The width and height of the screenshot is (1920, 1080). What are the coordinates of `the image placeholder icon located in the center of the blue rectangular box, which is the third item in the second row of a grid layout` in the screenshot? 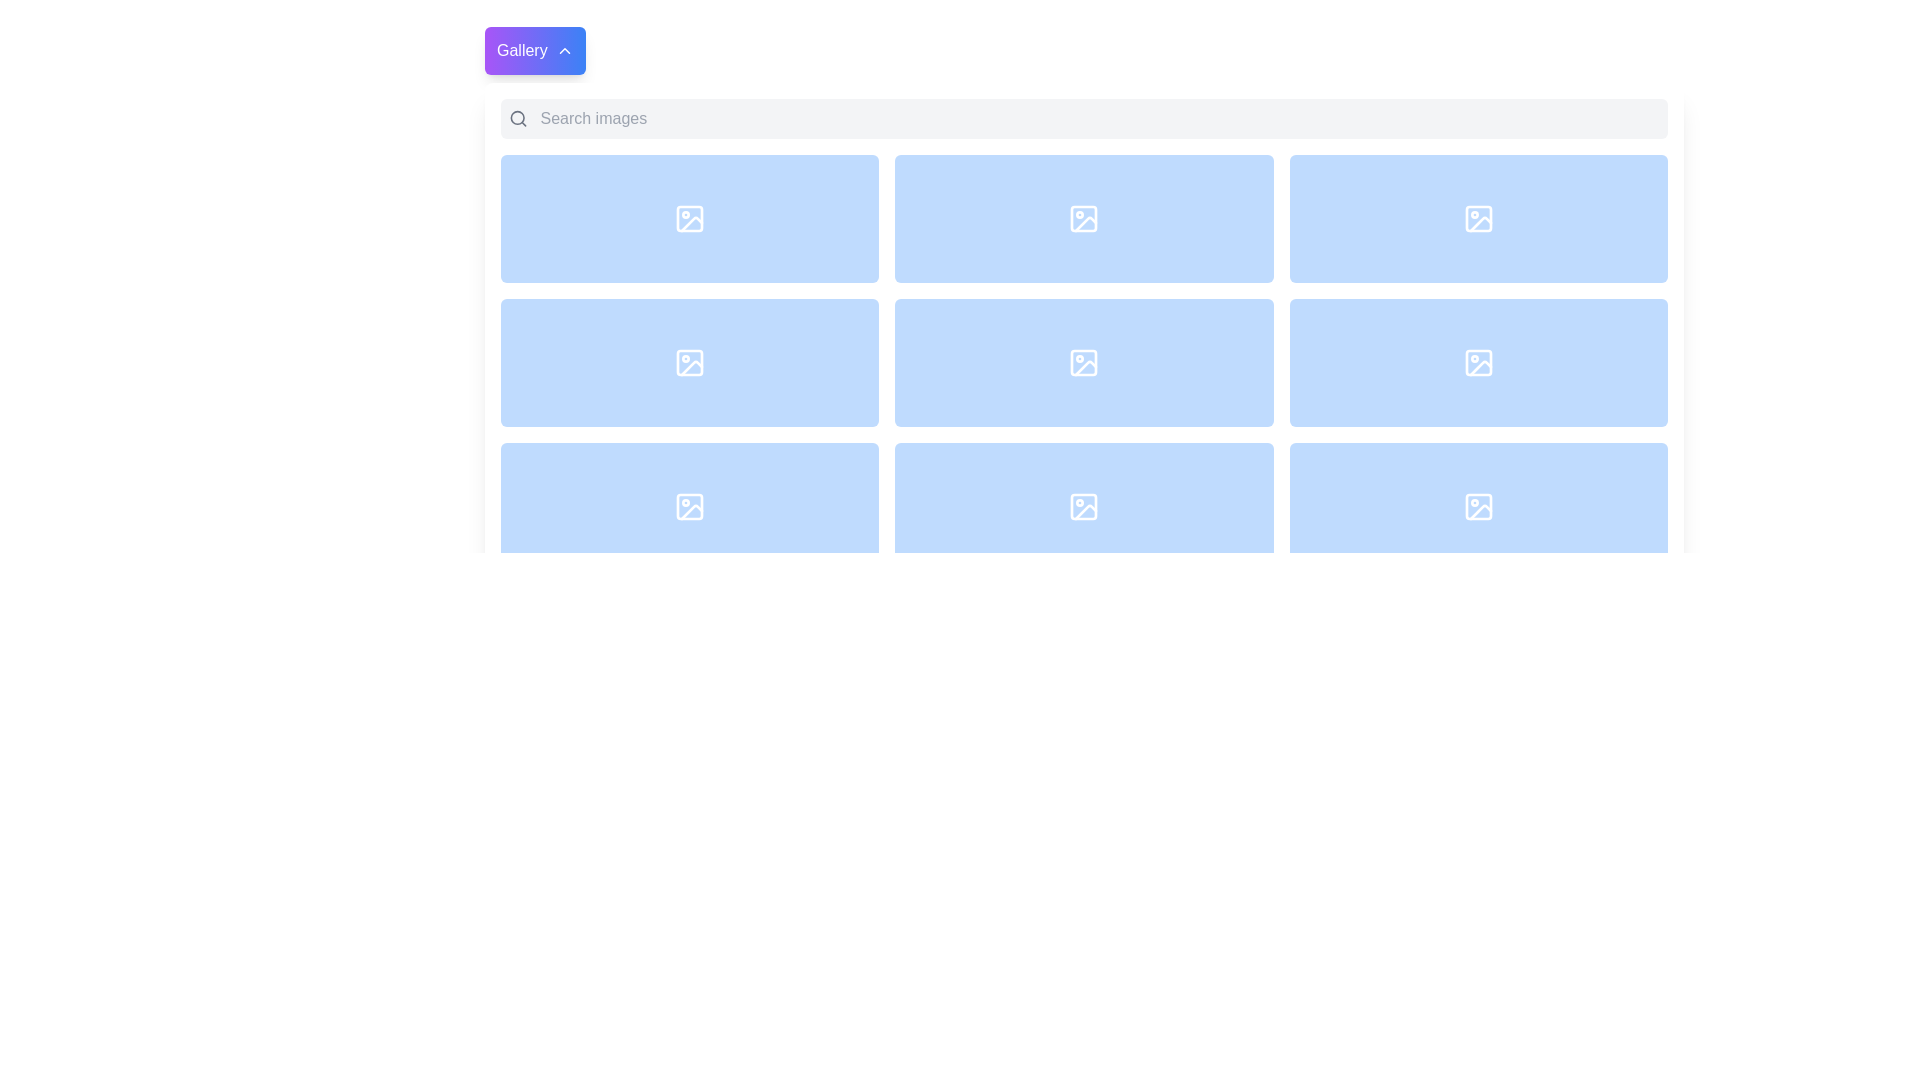 It's located at (1083, 219).